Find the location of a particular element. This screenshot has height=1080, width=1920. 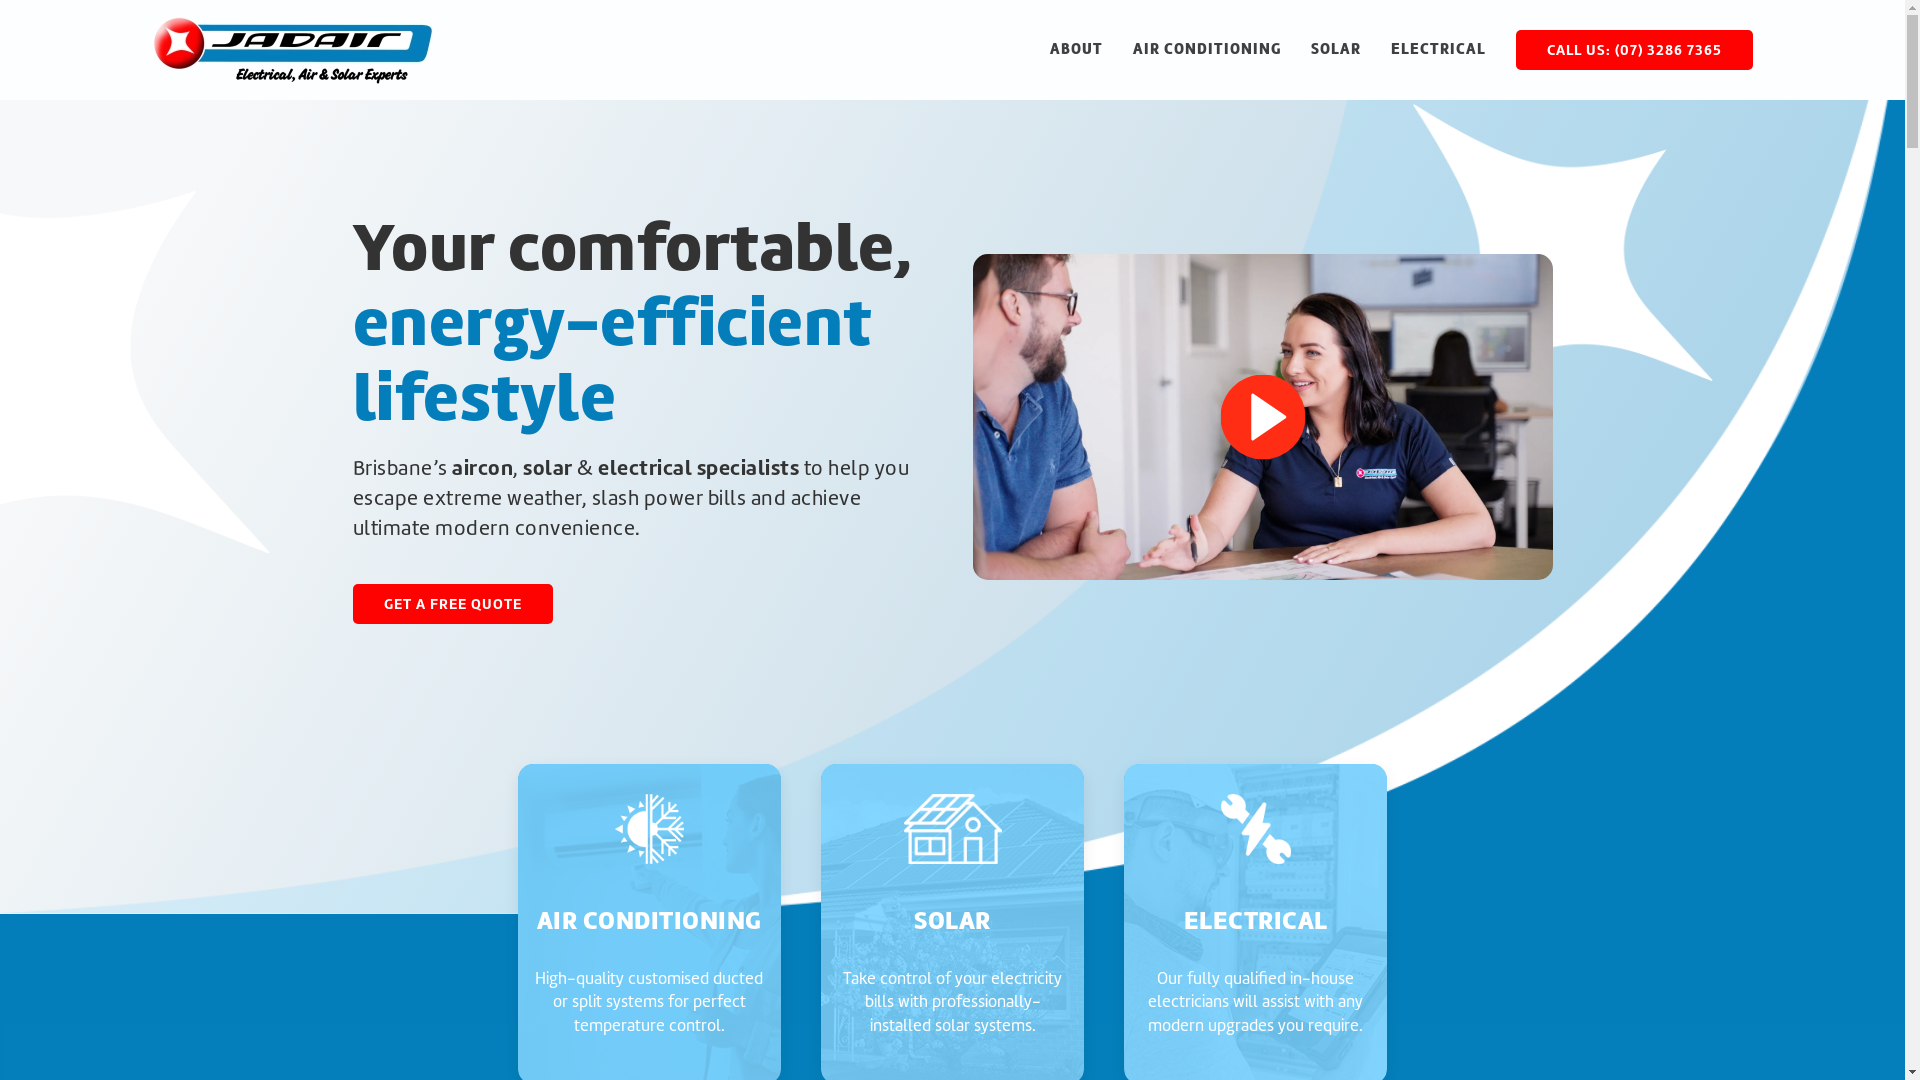

'ABOUT' is located at coordinates (1075, 49).